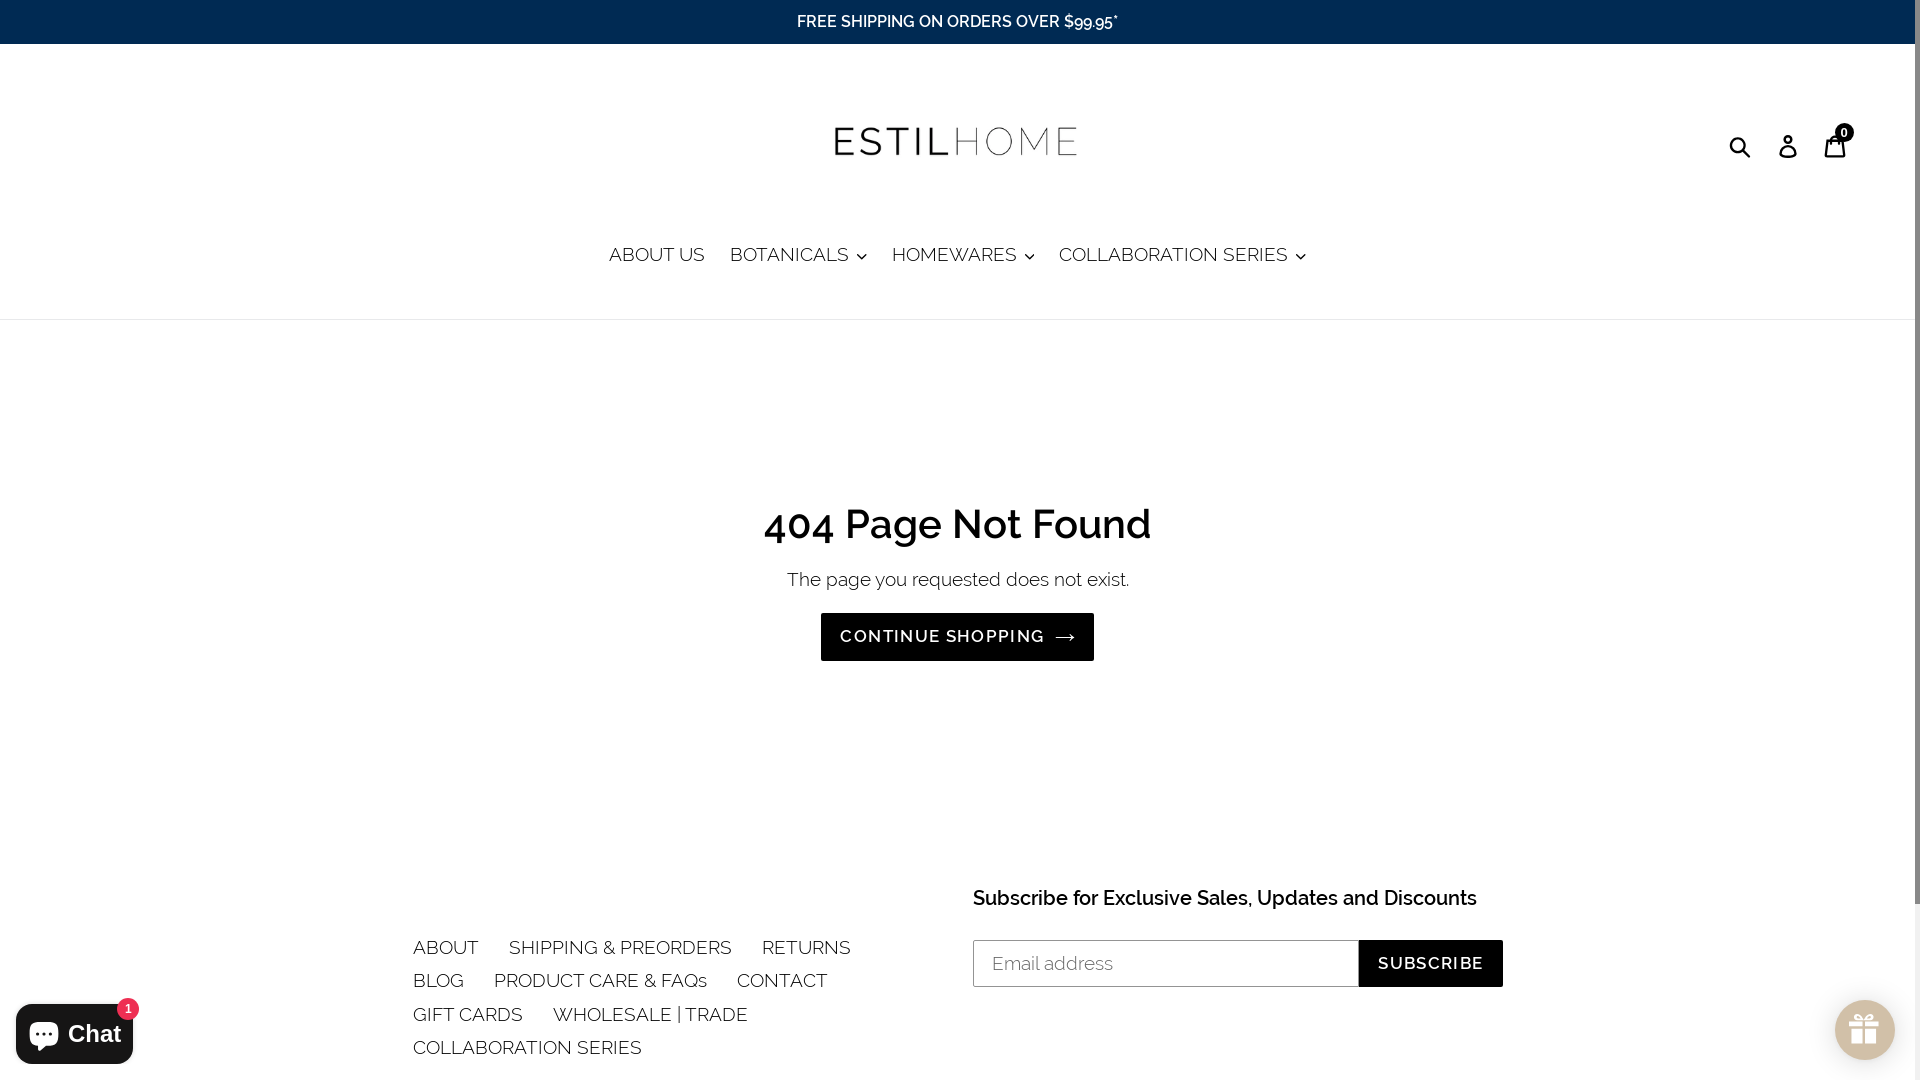  I want to click on 'SUBSCRIBE', so click(1429, 963).